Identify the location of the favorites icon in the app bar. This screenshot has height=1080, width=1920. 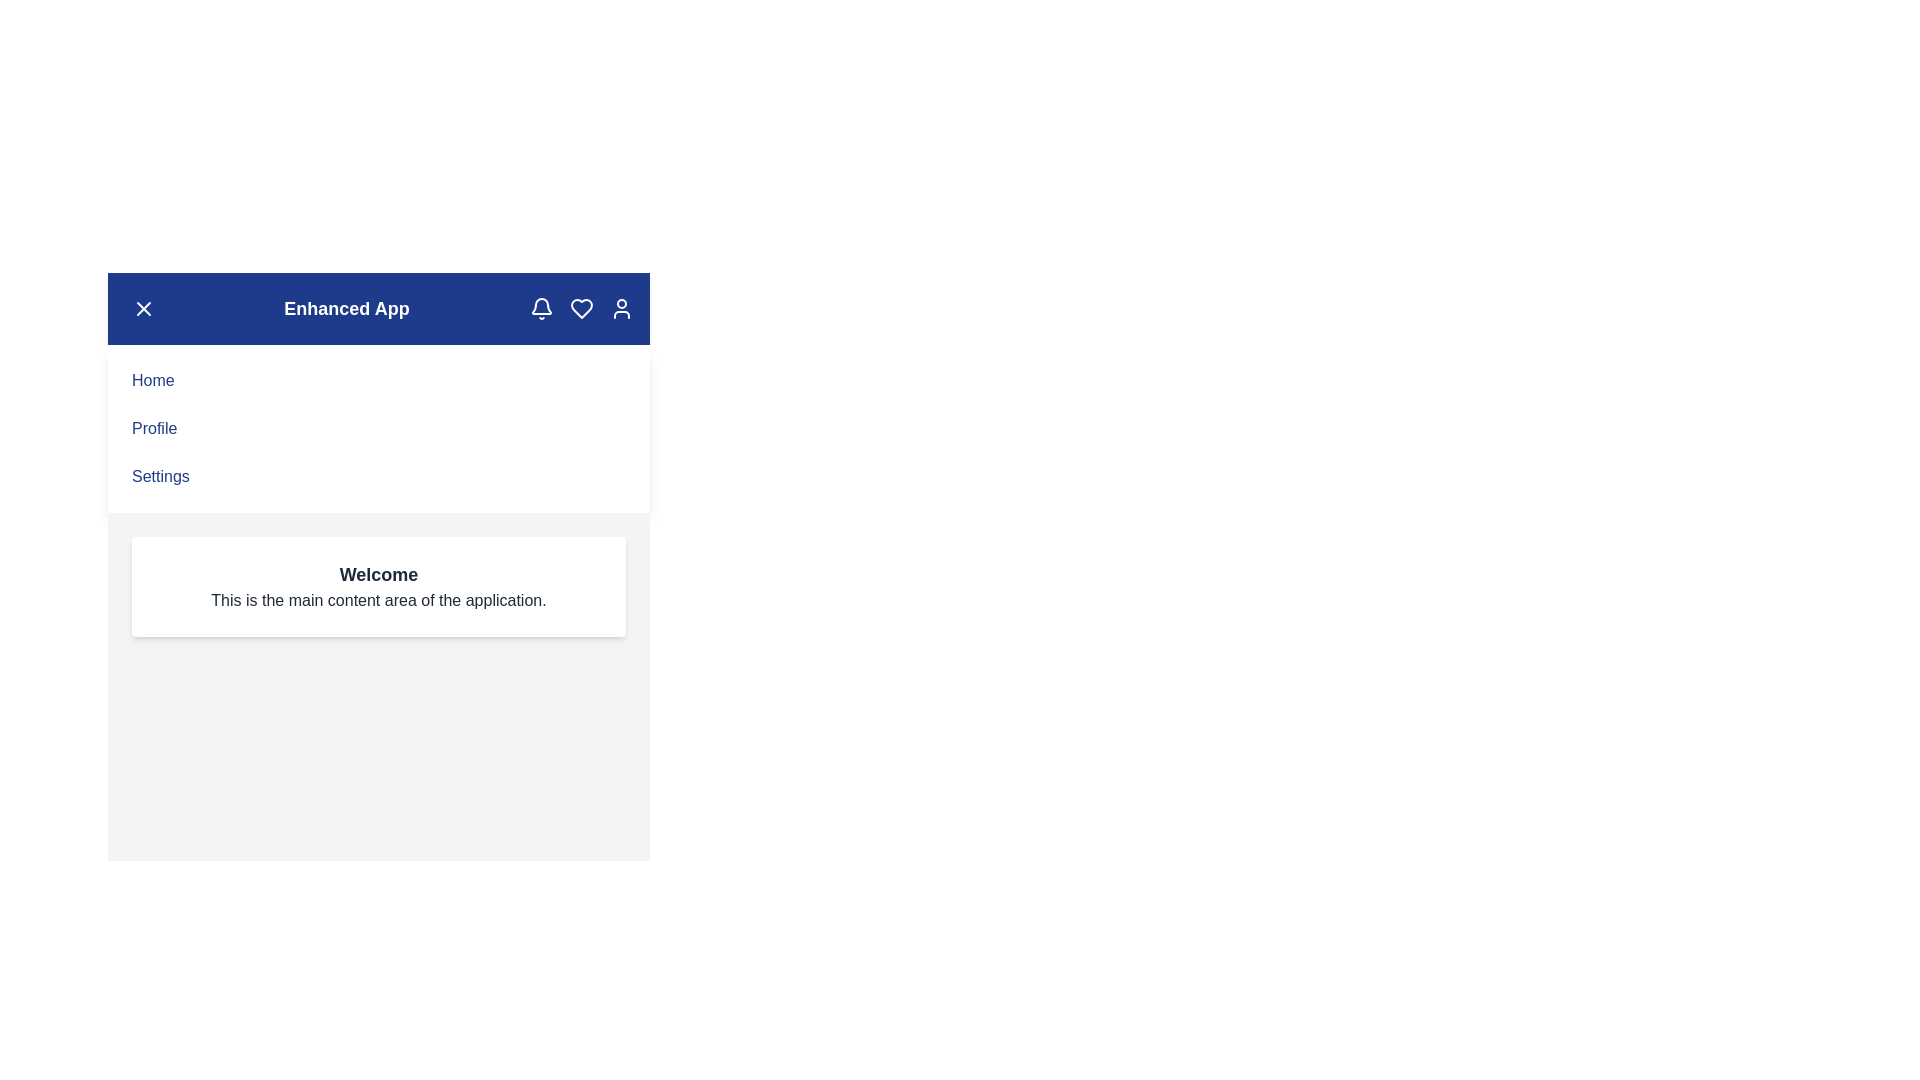
(580, 308).